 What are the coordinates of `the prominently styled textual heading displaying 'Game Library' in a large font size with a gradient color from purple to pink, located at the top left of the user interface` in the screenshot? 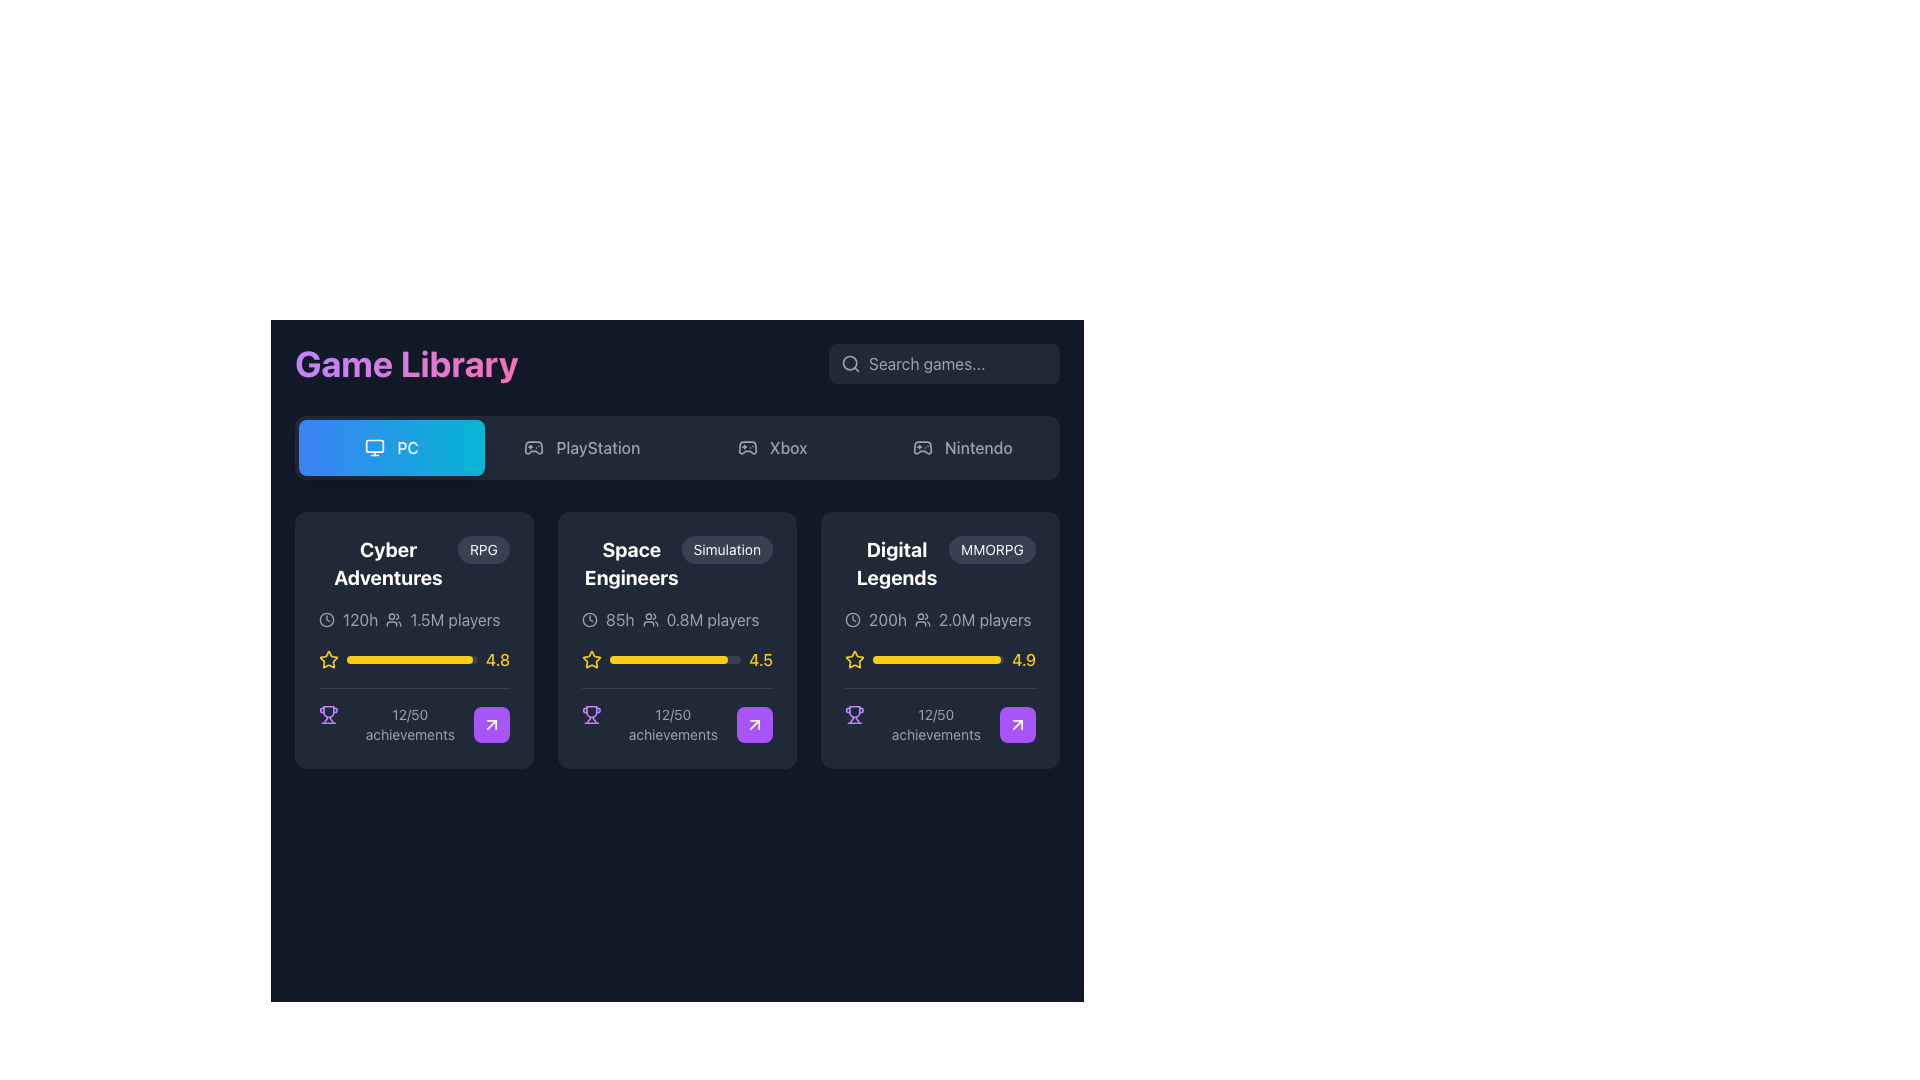 It's located at (405, 363).